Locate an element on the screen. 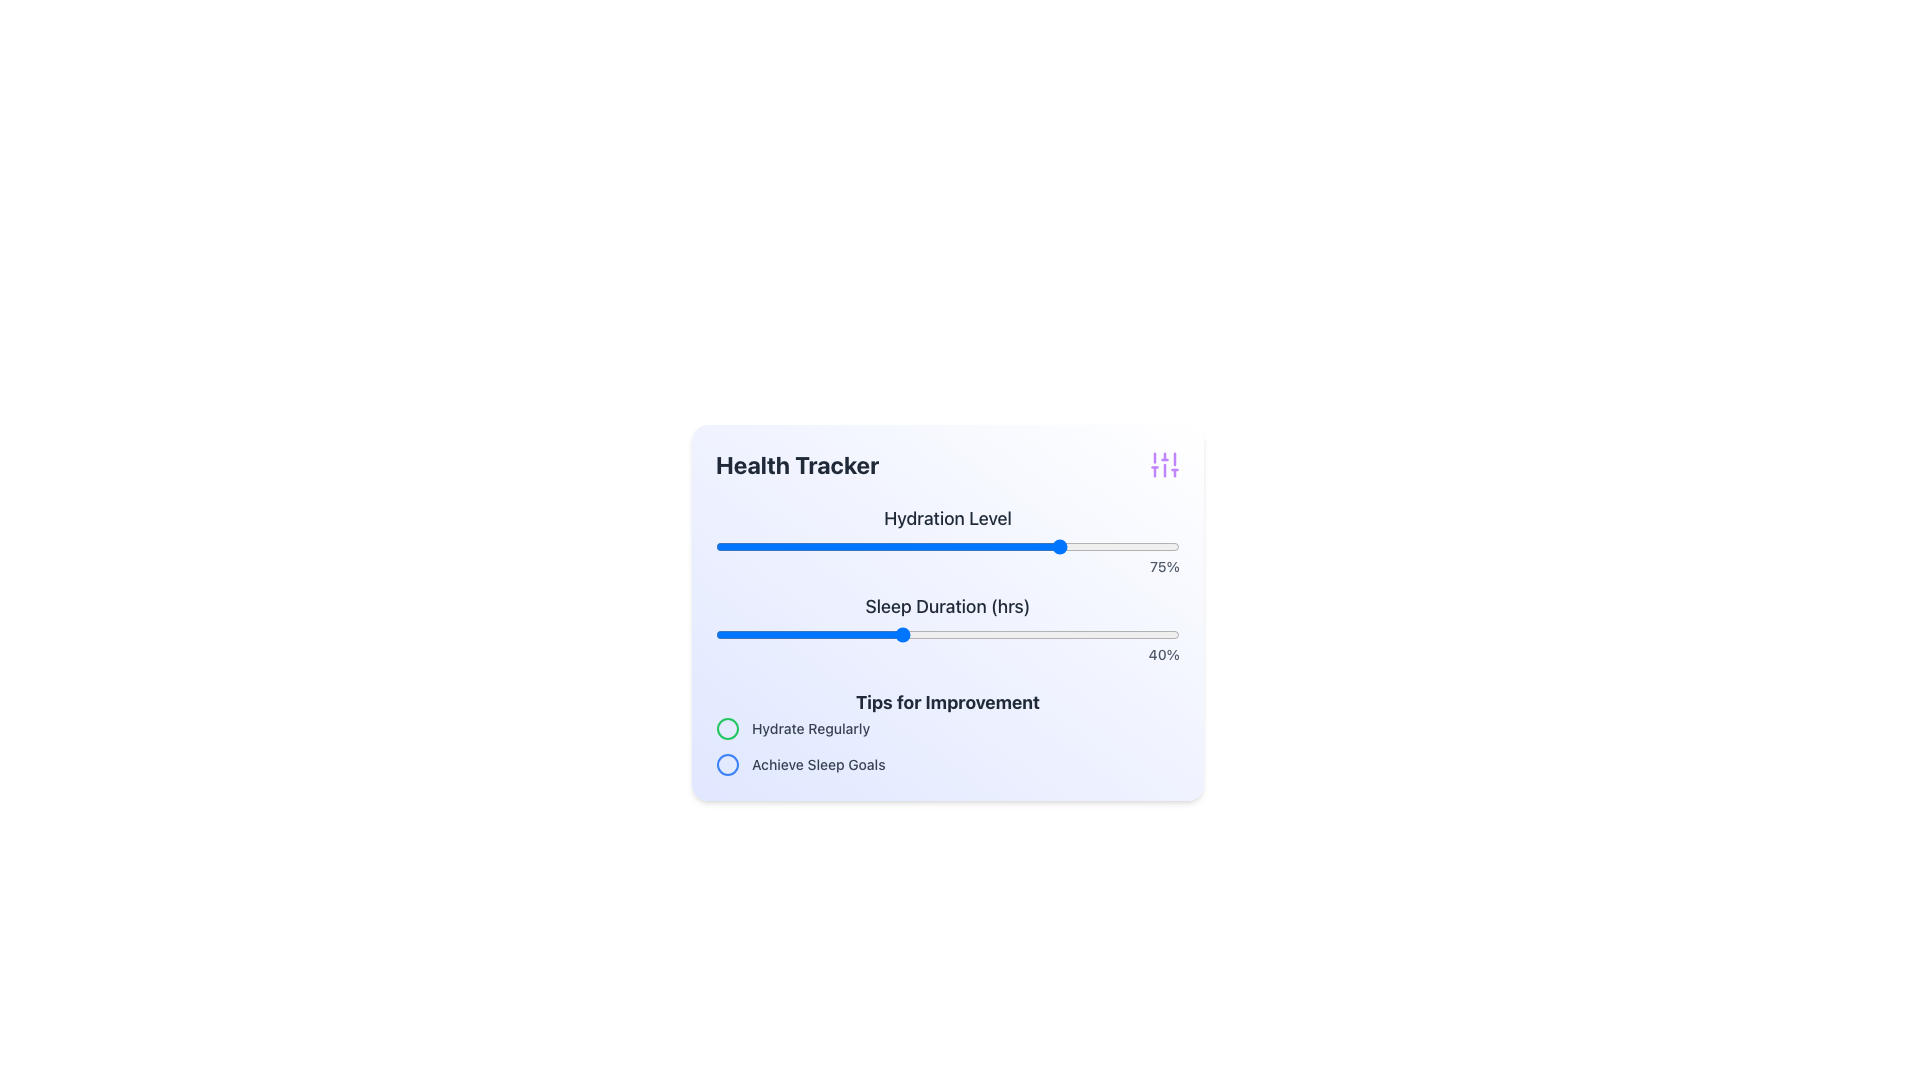  the hydration level is located at coordinates (864, 547).